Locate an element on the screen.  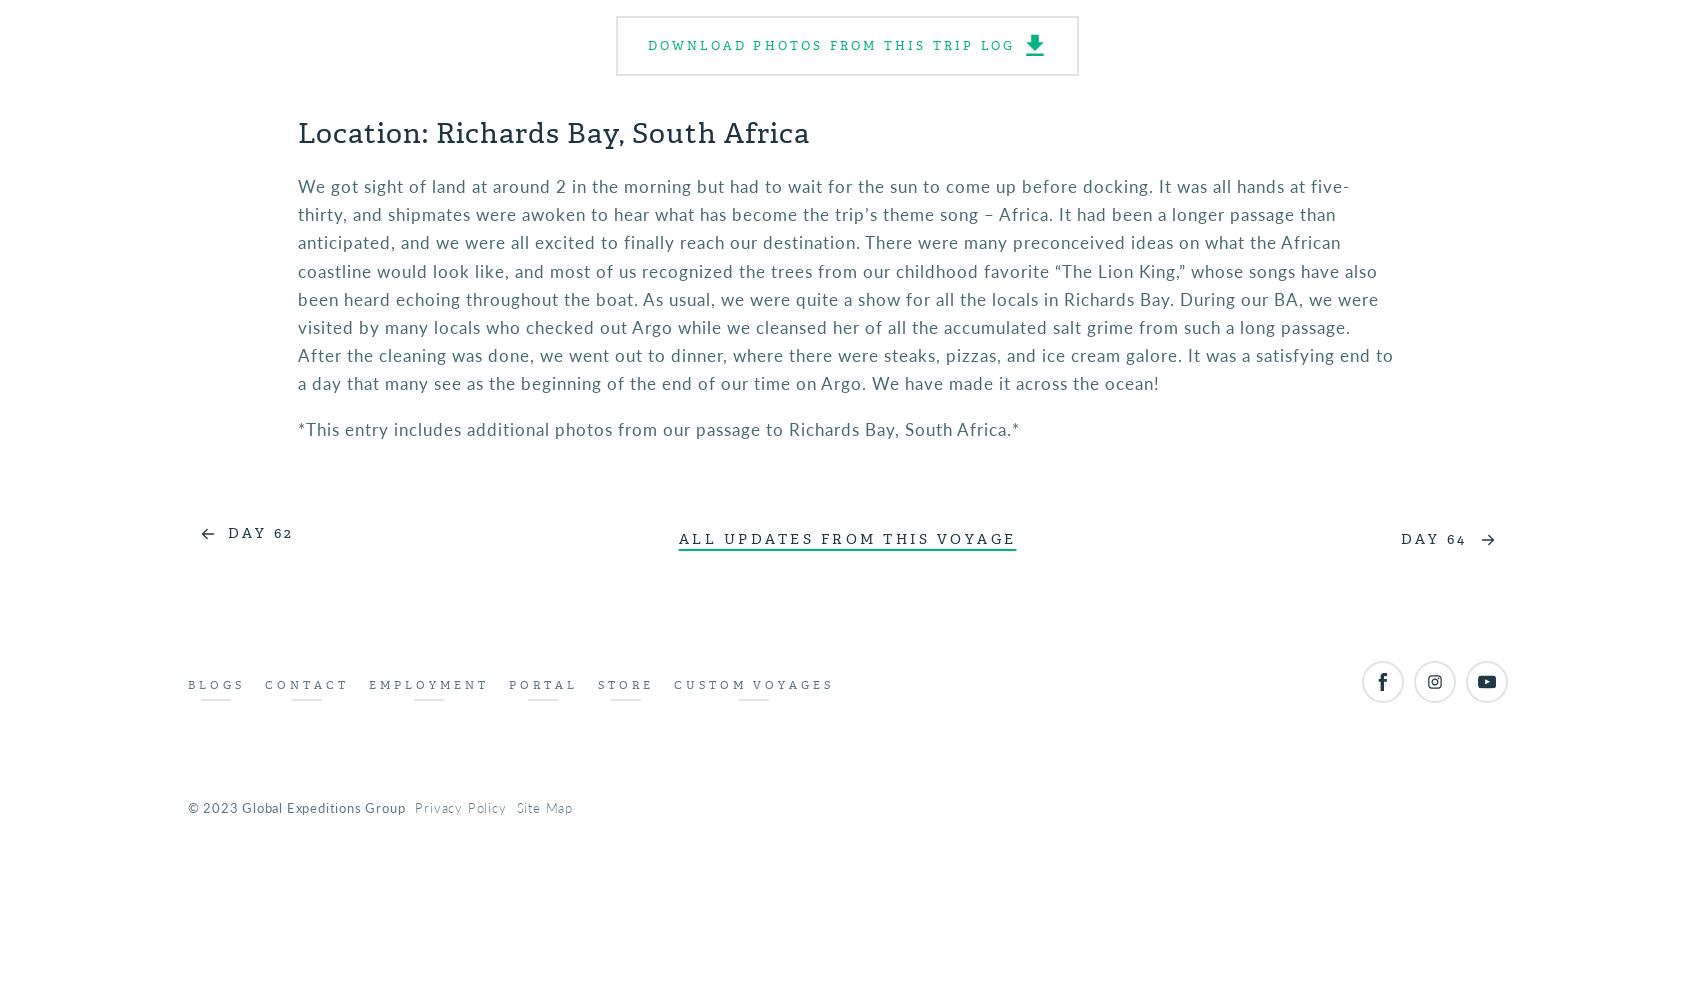
'Blogs' is located at coordinates (214, 685).